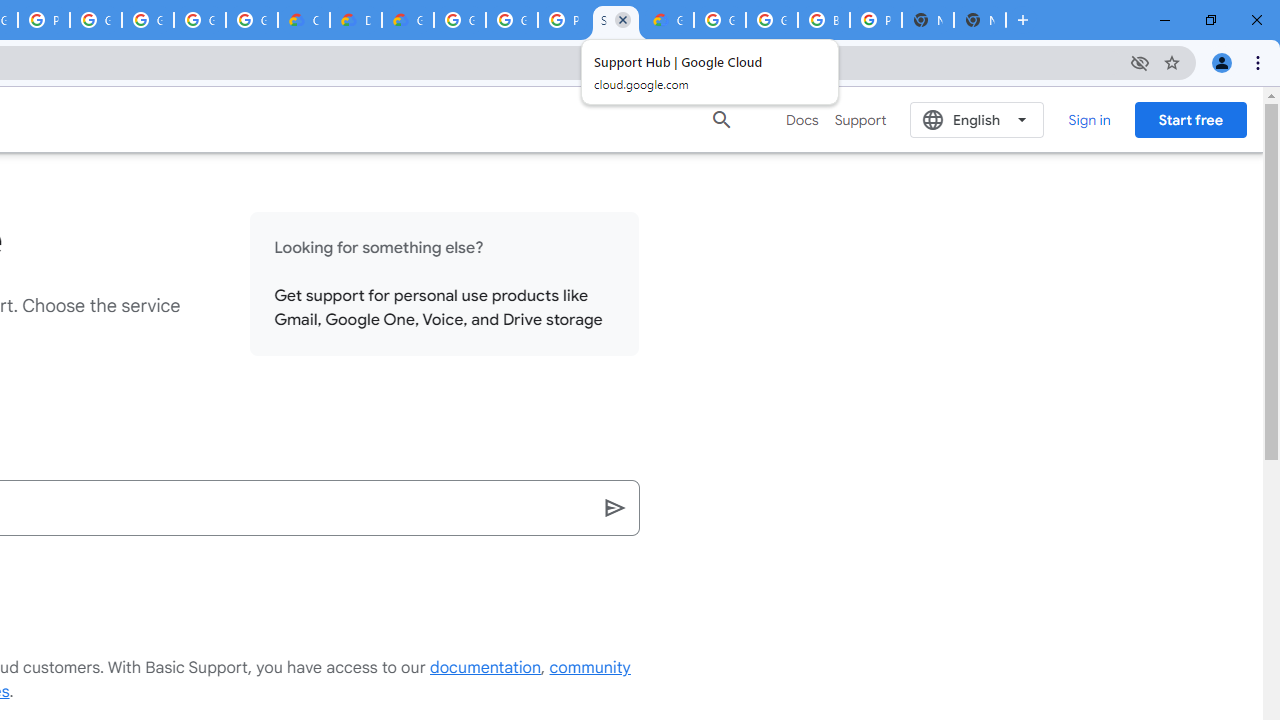  Describe the element at coordinates (802, 119) in the screenshot. I see `'Docs'` at that location.